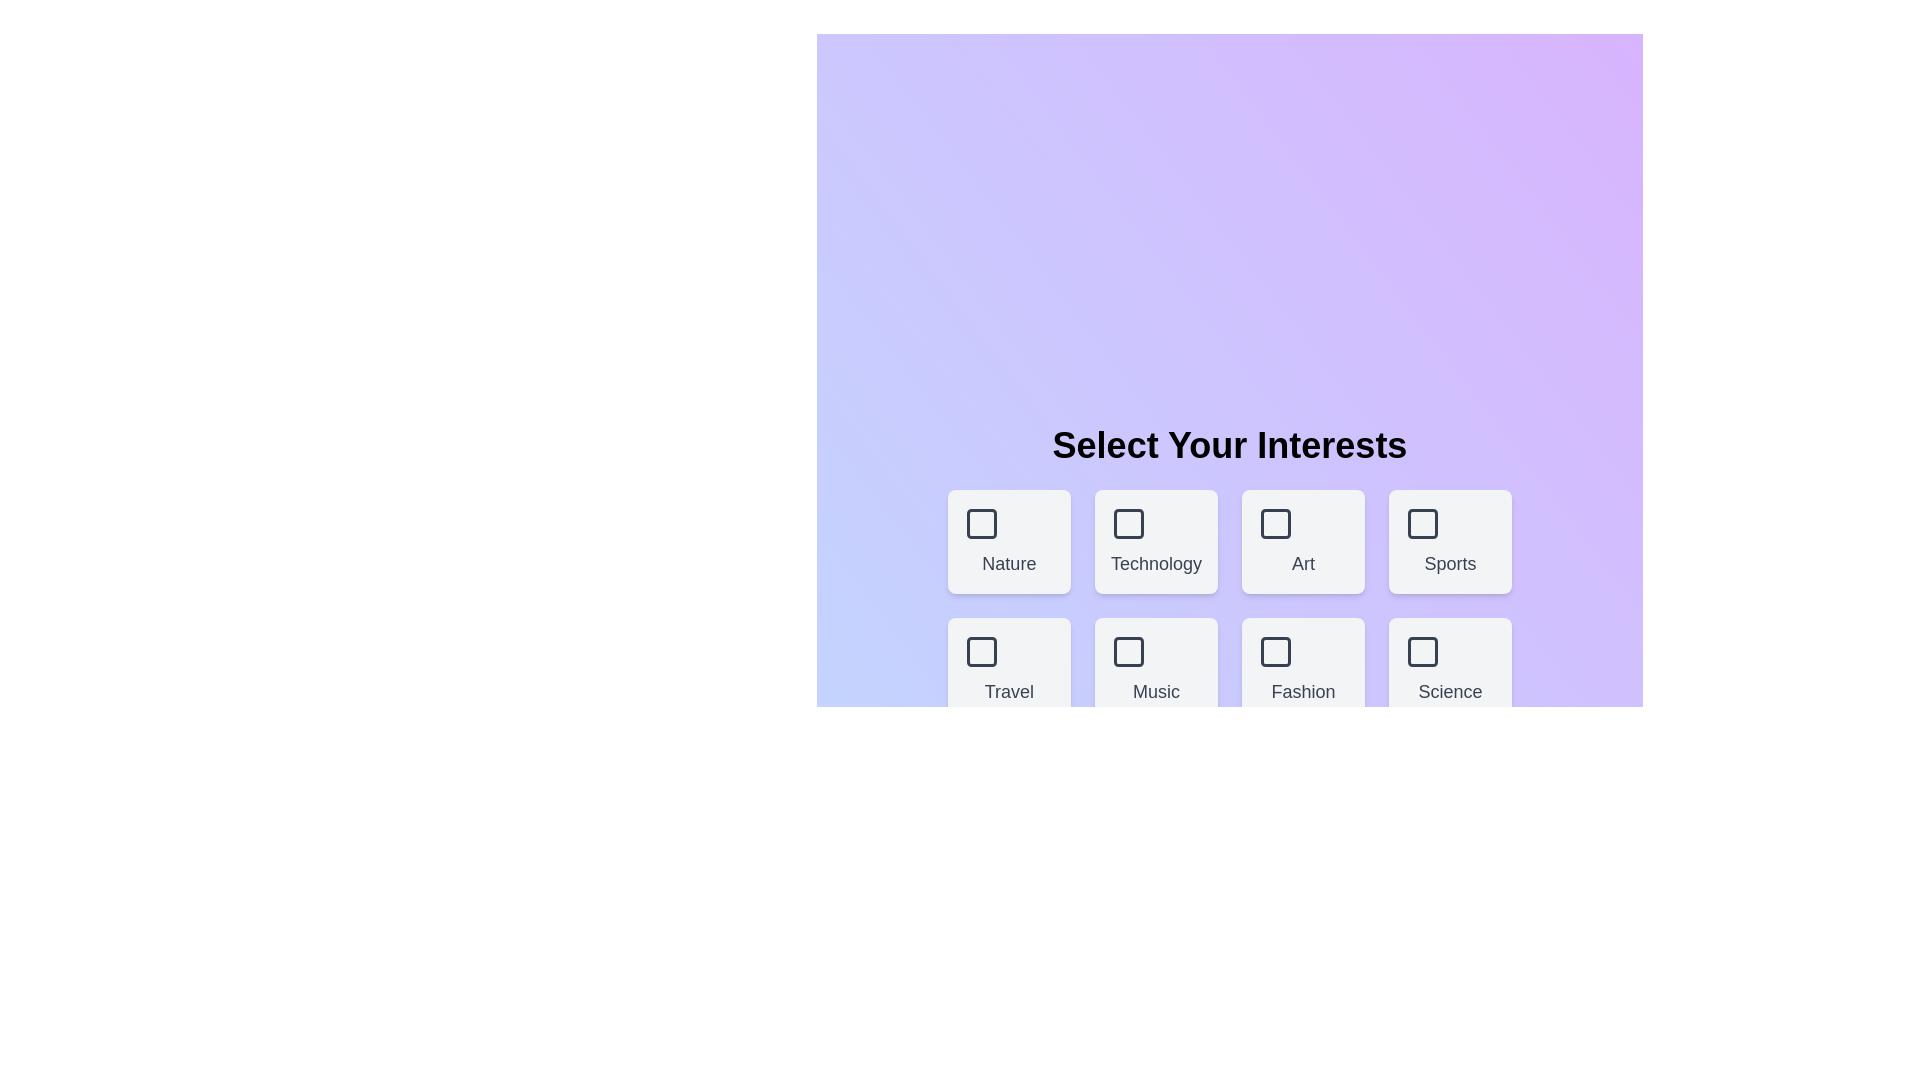 Image resolution: width=1920 pixels, height=1080 pixels. What do you see at coordinates (1450, 542) in the screenshot?
I see `the theme box labeled Sports` at bounding box center [1450, 542].